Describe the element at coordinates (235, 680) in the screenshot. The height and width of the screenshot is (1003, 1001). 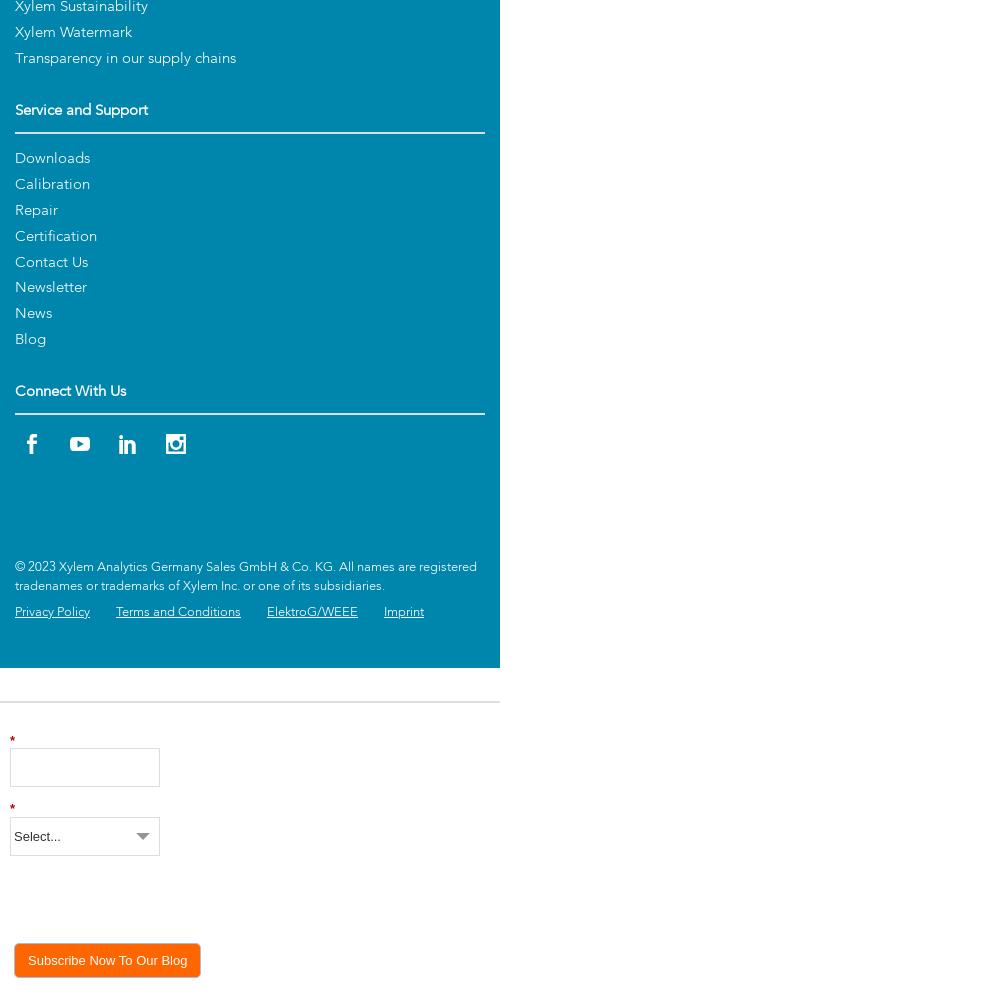
I see `'Blog subscription - We will inform you about new, relevant blog articles'` at that location.